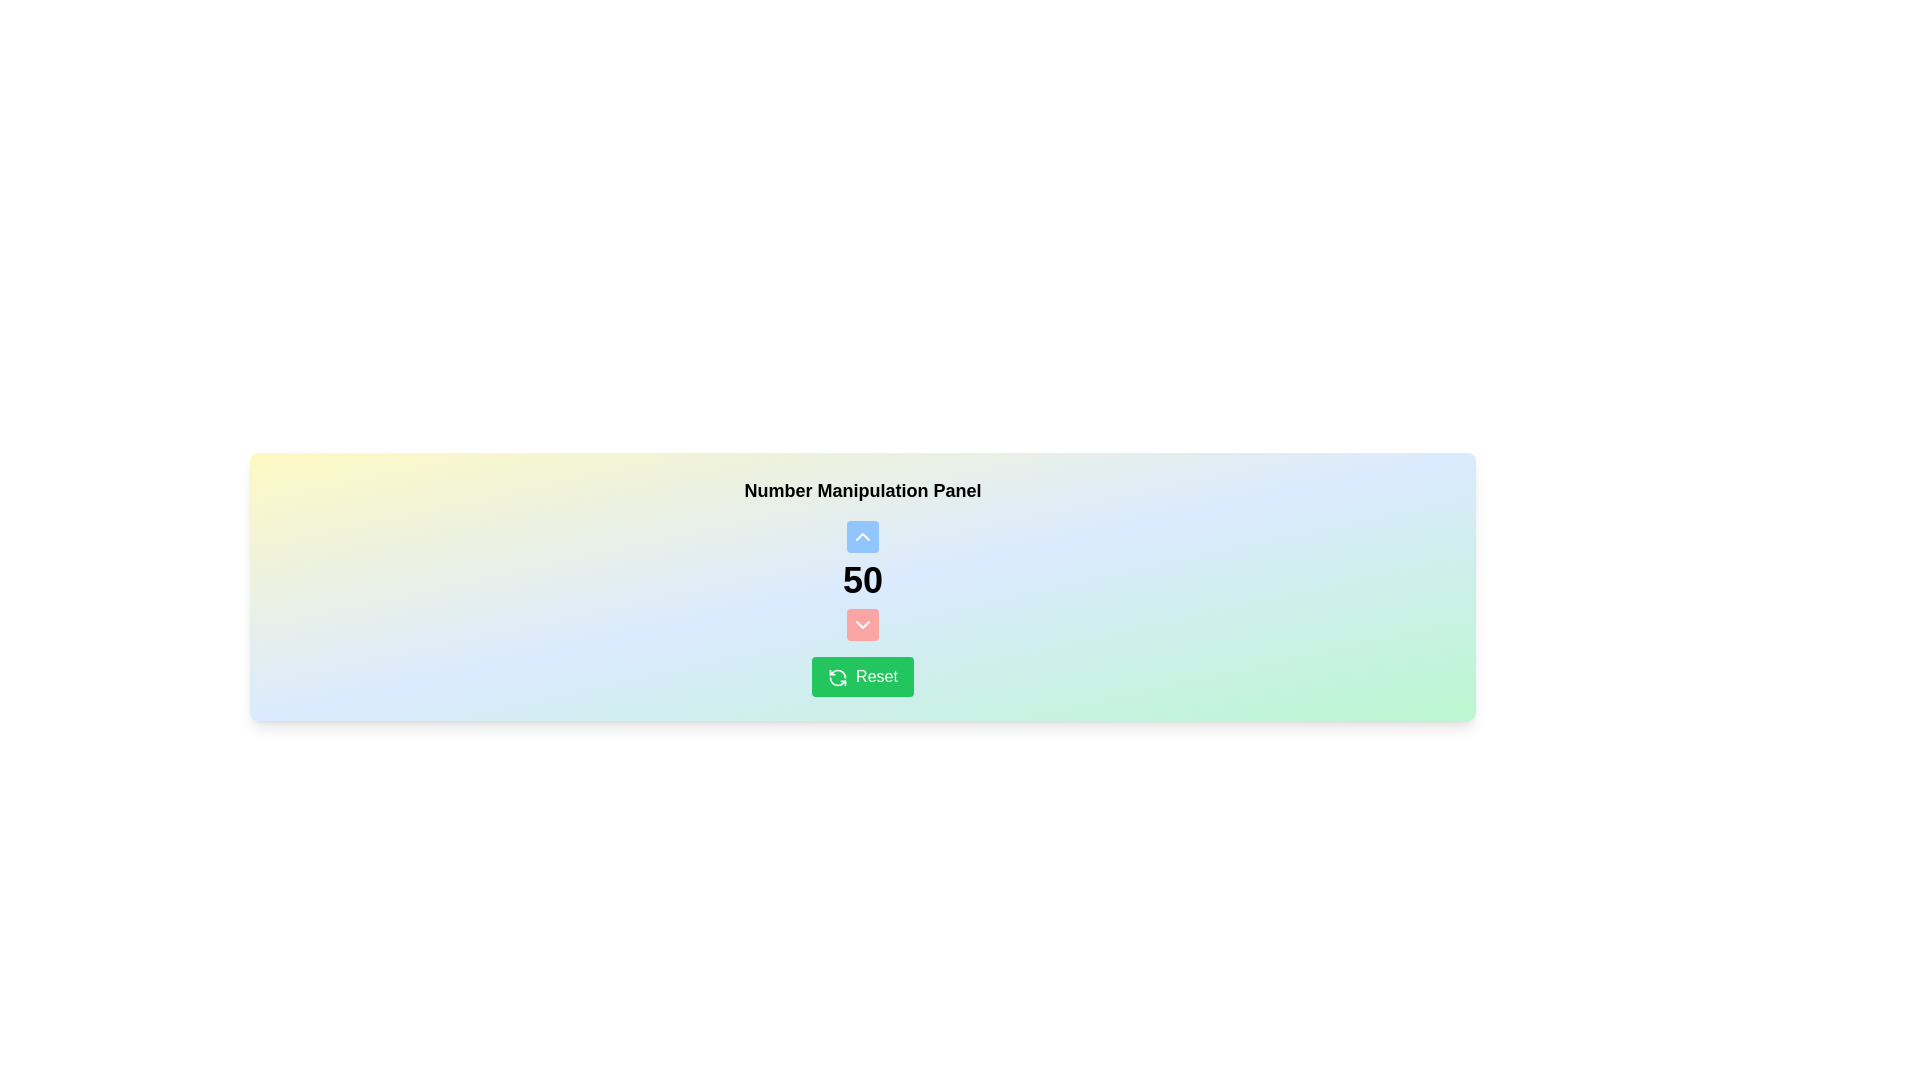  I want to click on the decorative reset icon located within the green 'Reset' button at the bottom-center of the panel, so click(838, 676).